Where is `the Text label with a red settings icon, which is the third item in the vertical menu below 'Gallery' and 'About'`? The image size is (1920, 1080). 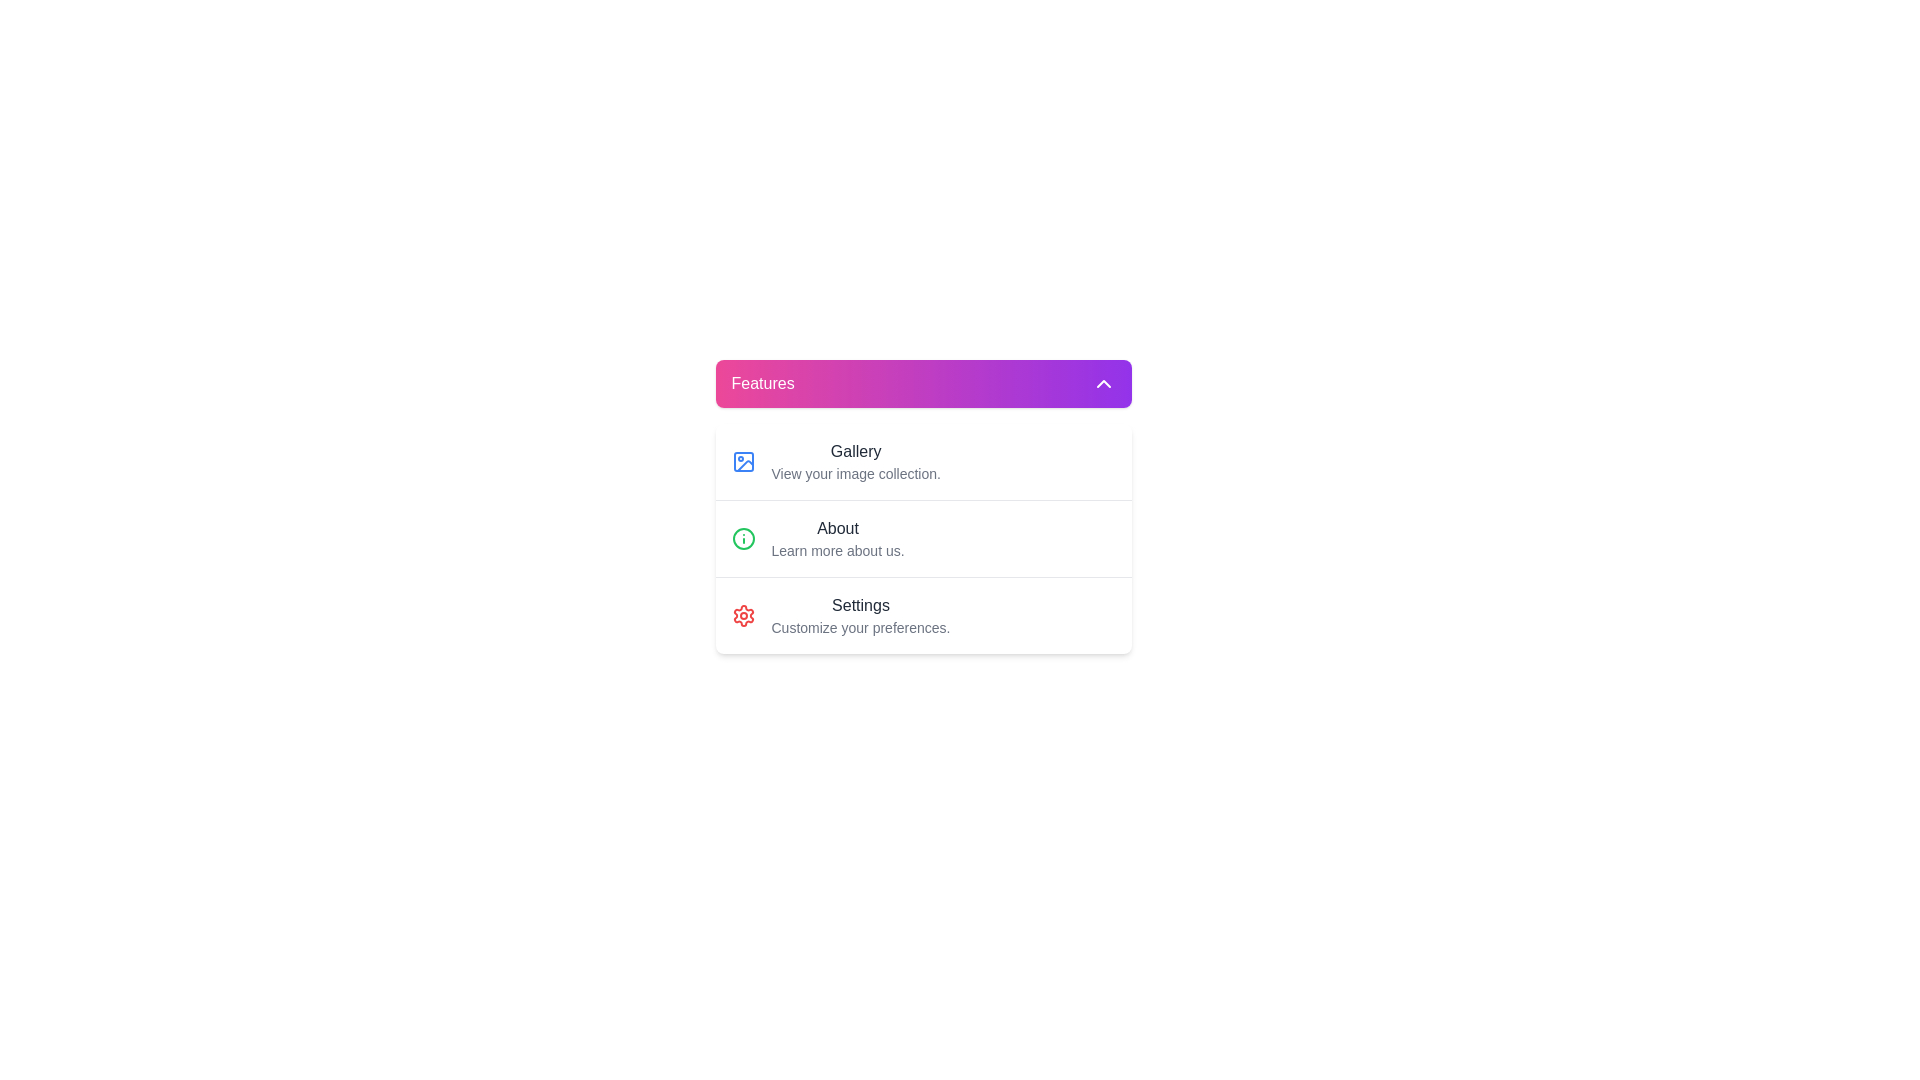 the Text label with a red settings icon, which is the third item in the vertical menu below 'Gallery' and 'About' is located at coordinates (860, 615).